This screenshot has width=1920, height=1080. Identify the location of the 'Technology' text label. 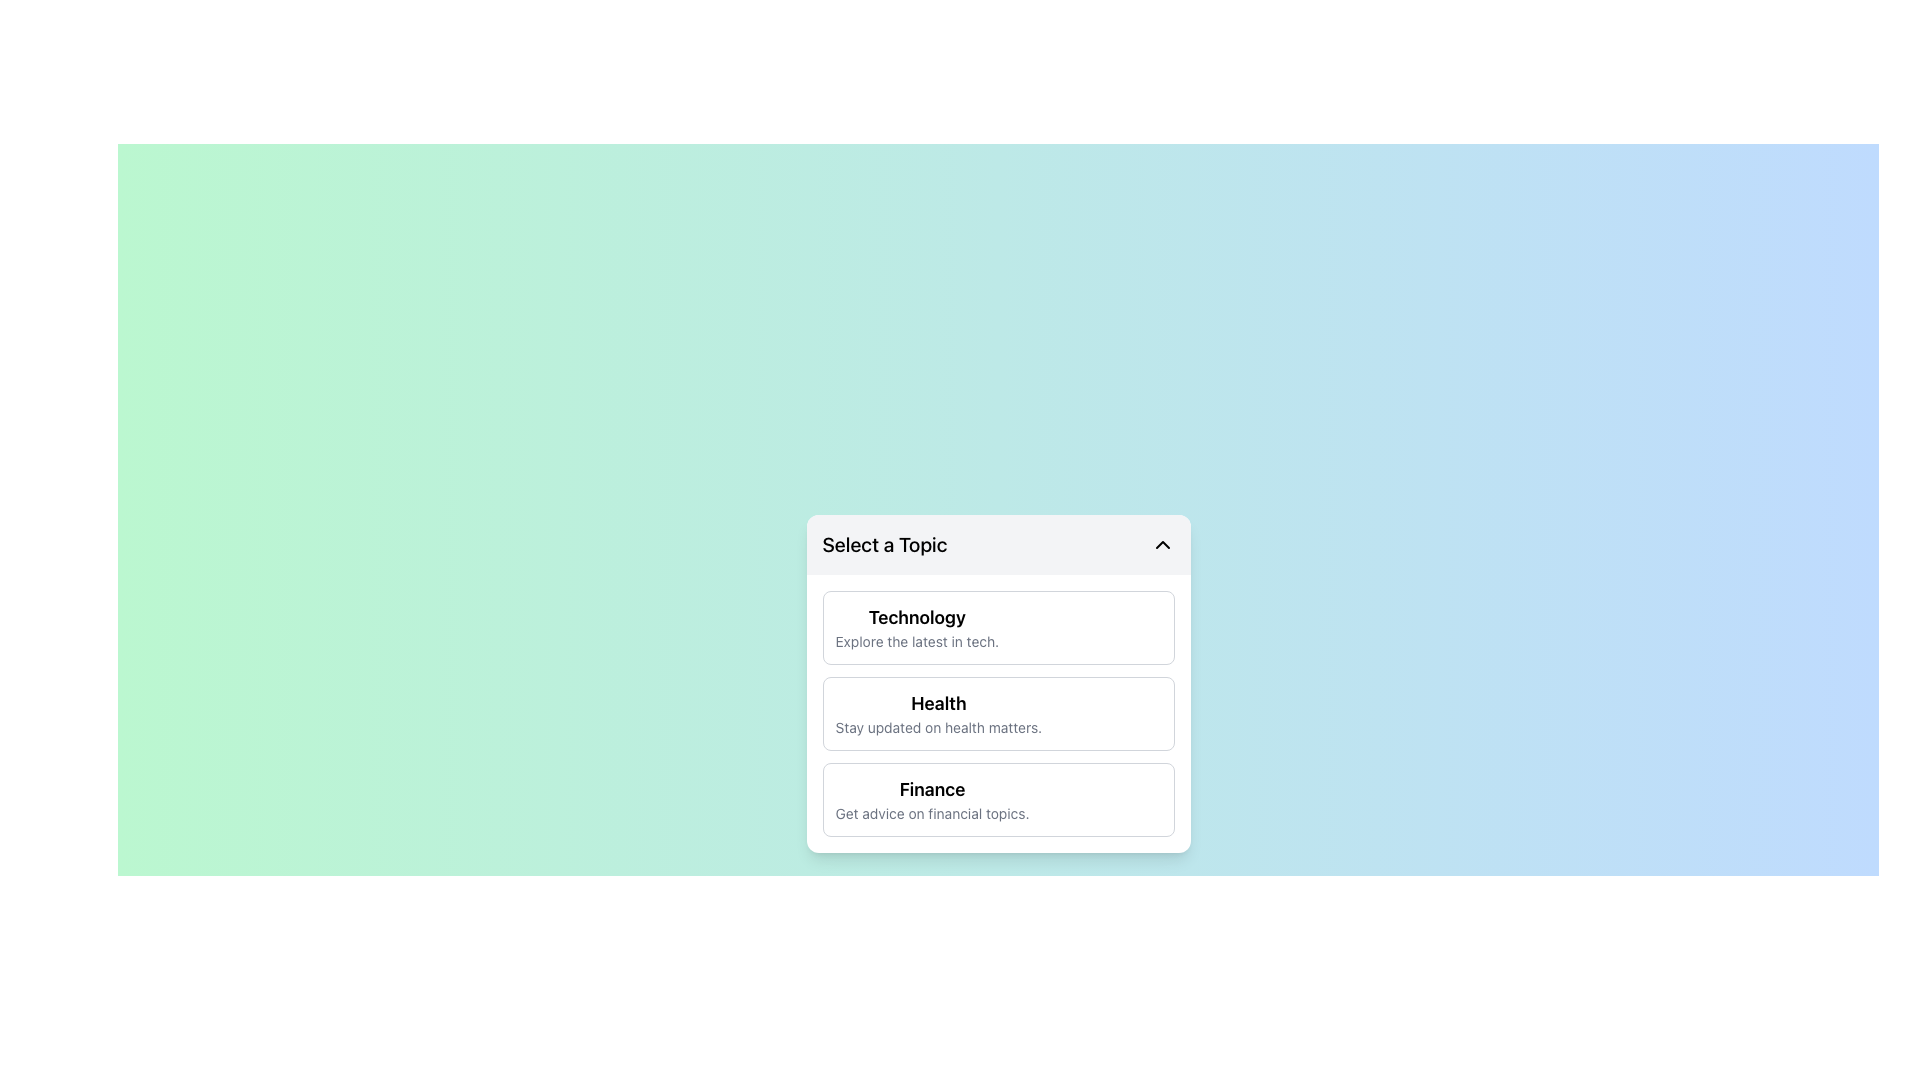
(915, 627).